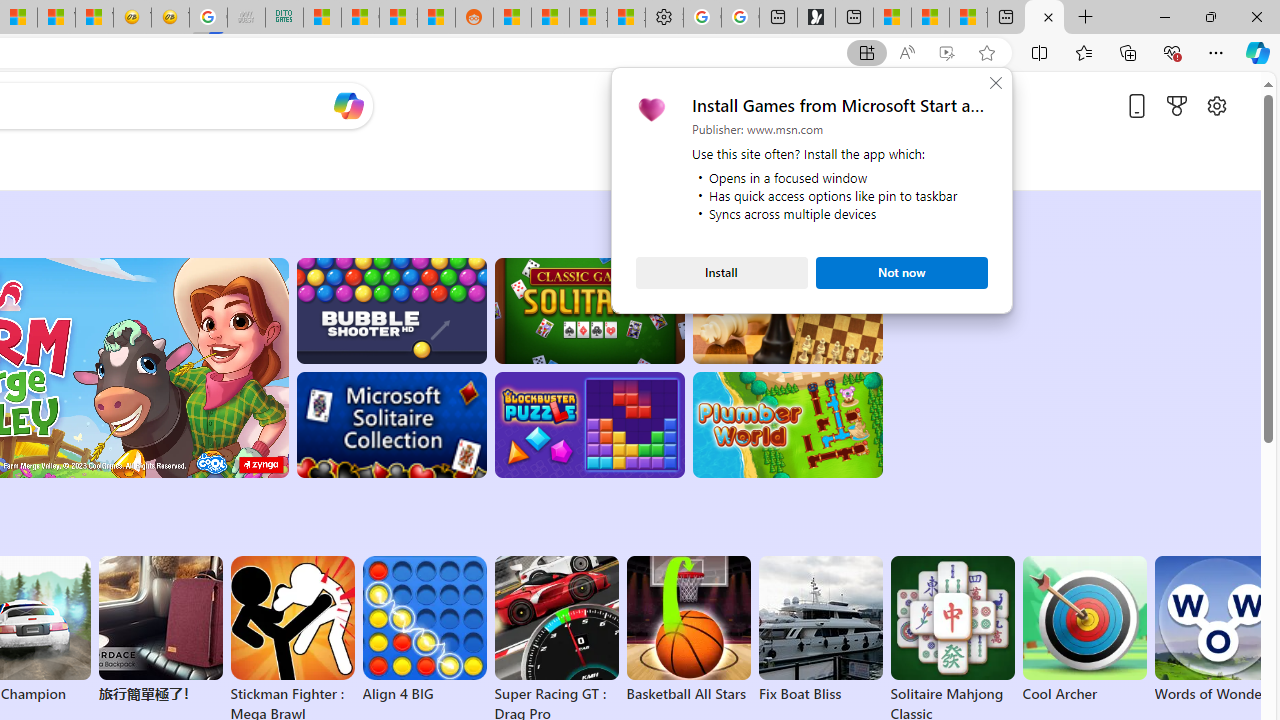 This screenshot has width=1280, height=720. Describe the element at coordinates (901, 272) in the screenshot. I see `'Not now'` at that location.